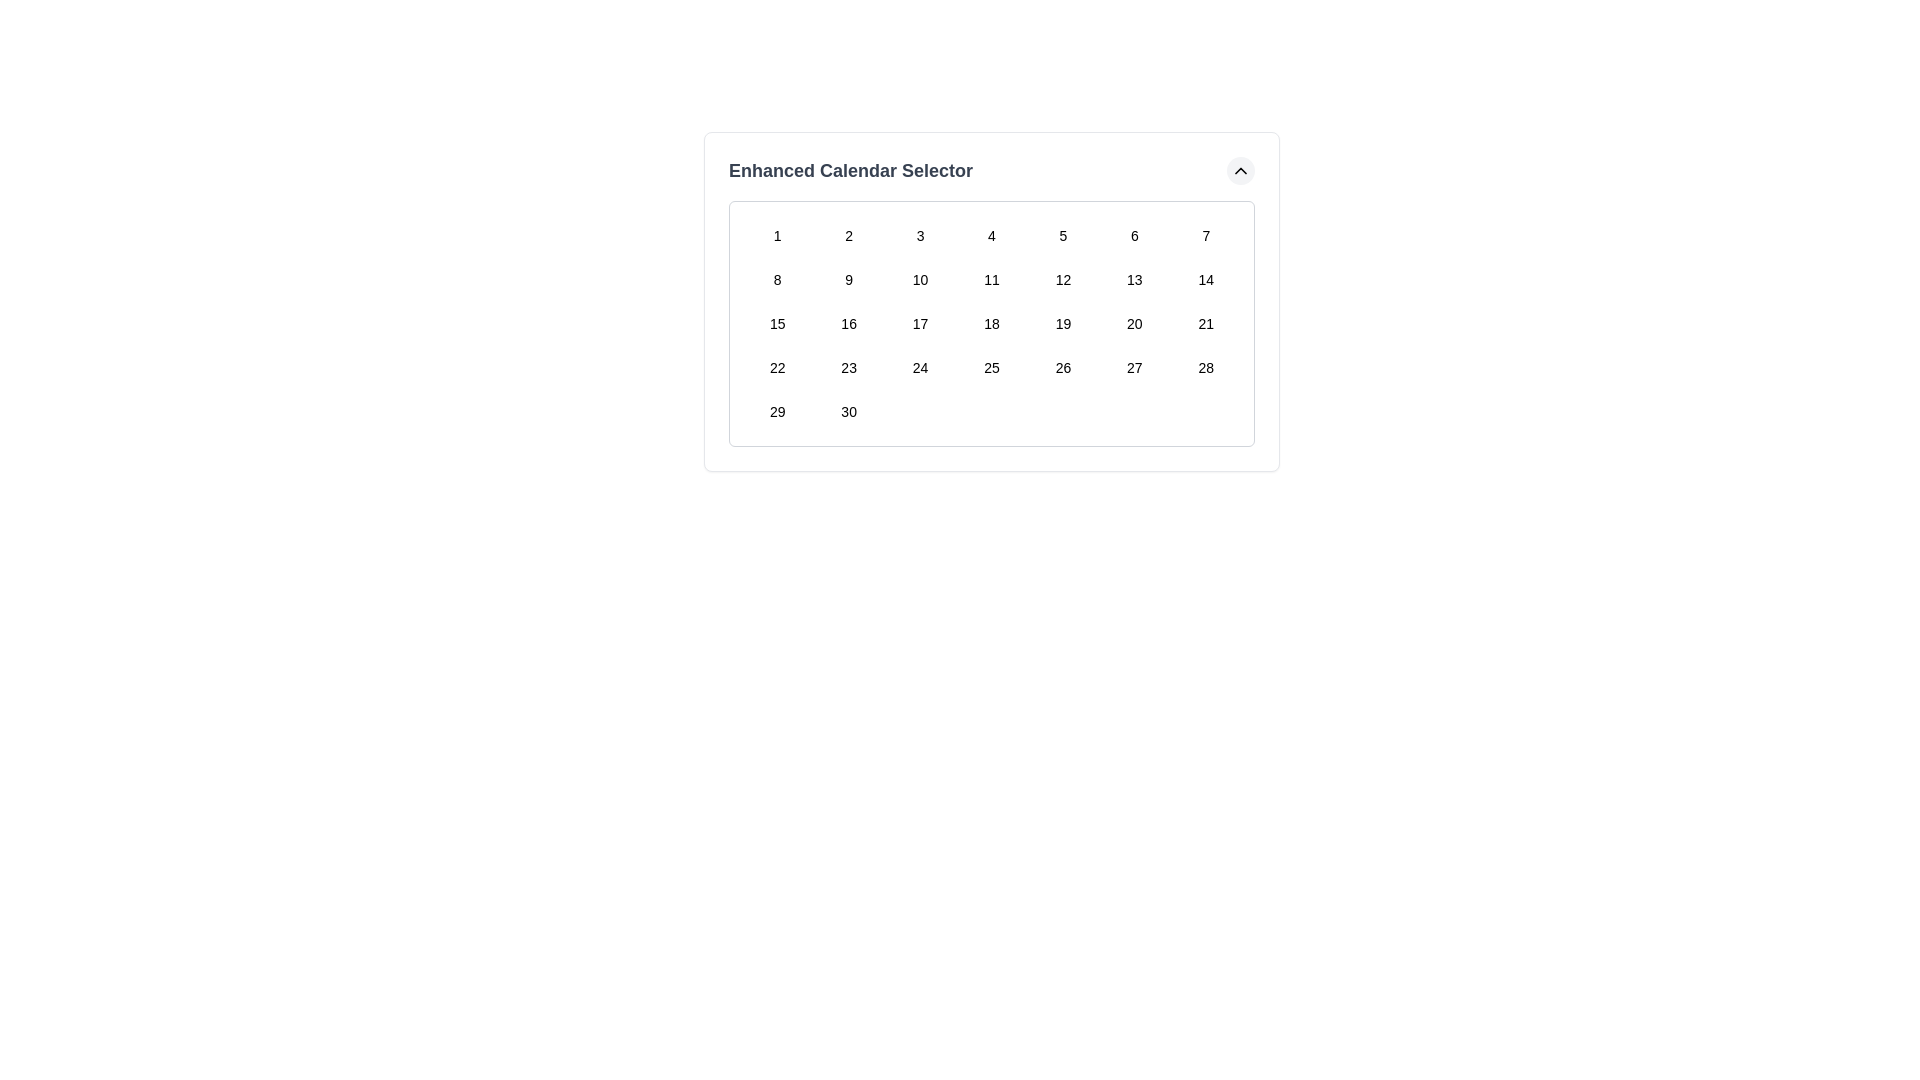 The height and width of the screenshot is (1080, 1920). What do you see at coordinates (992, 280) in the screenshot?
I see `the button representing the date '11' in the Enhanced Calendar Selector` at bounding box center [992, 280].